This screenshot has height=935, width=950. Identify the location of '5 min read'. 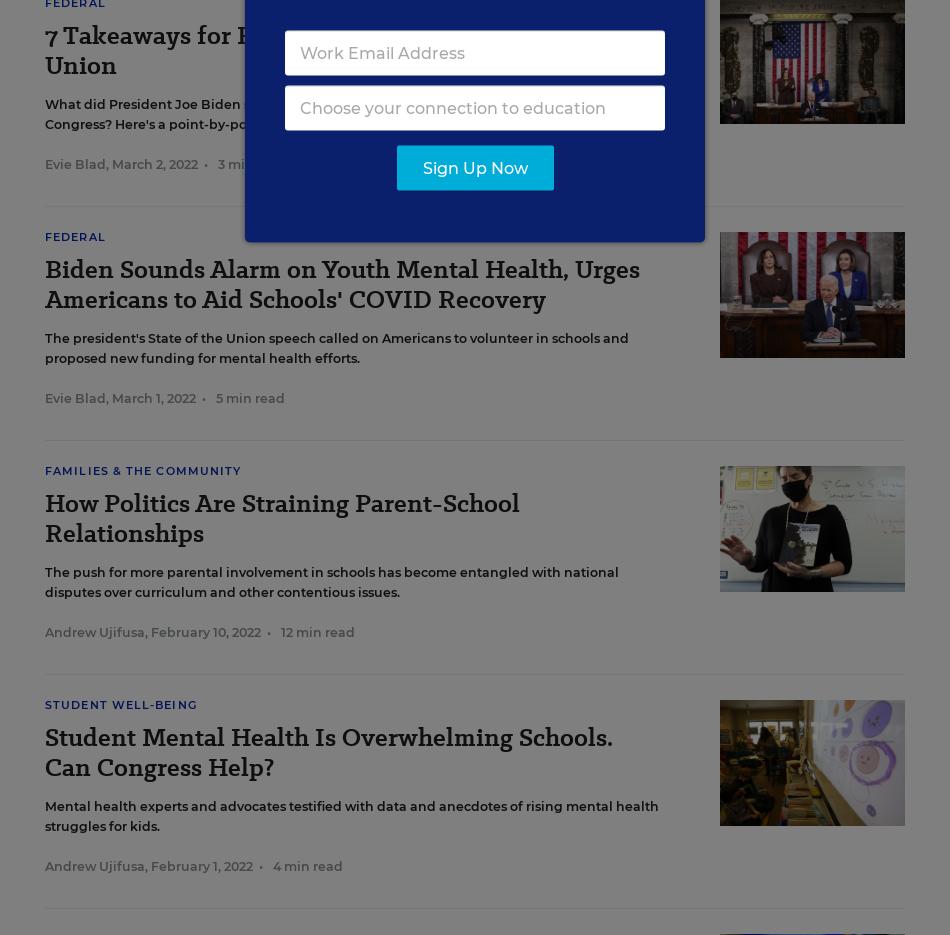
(249, 398).